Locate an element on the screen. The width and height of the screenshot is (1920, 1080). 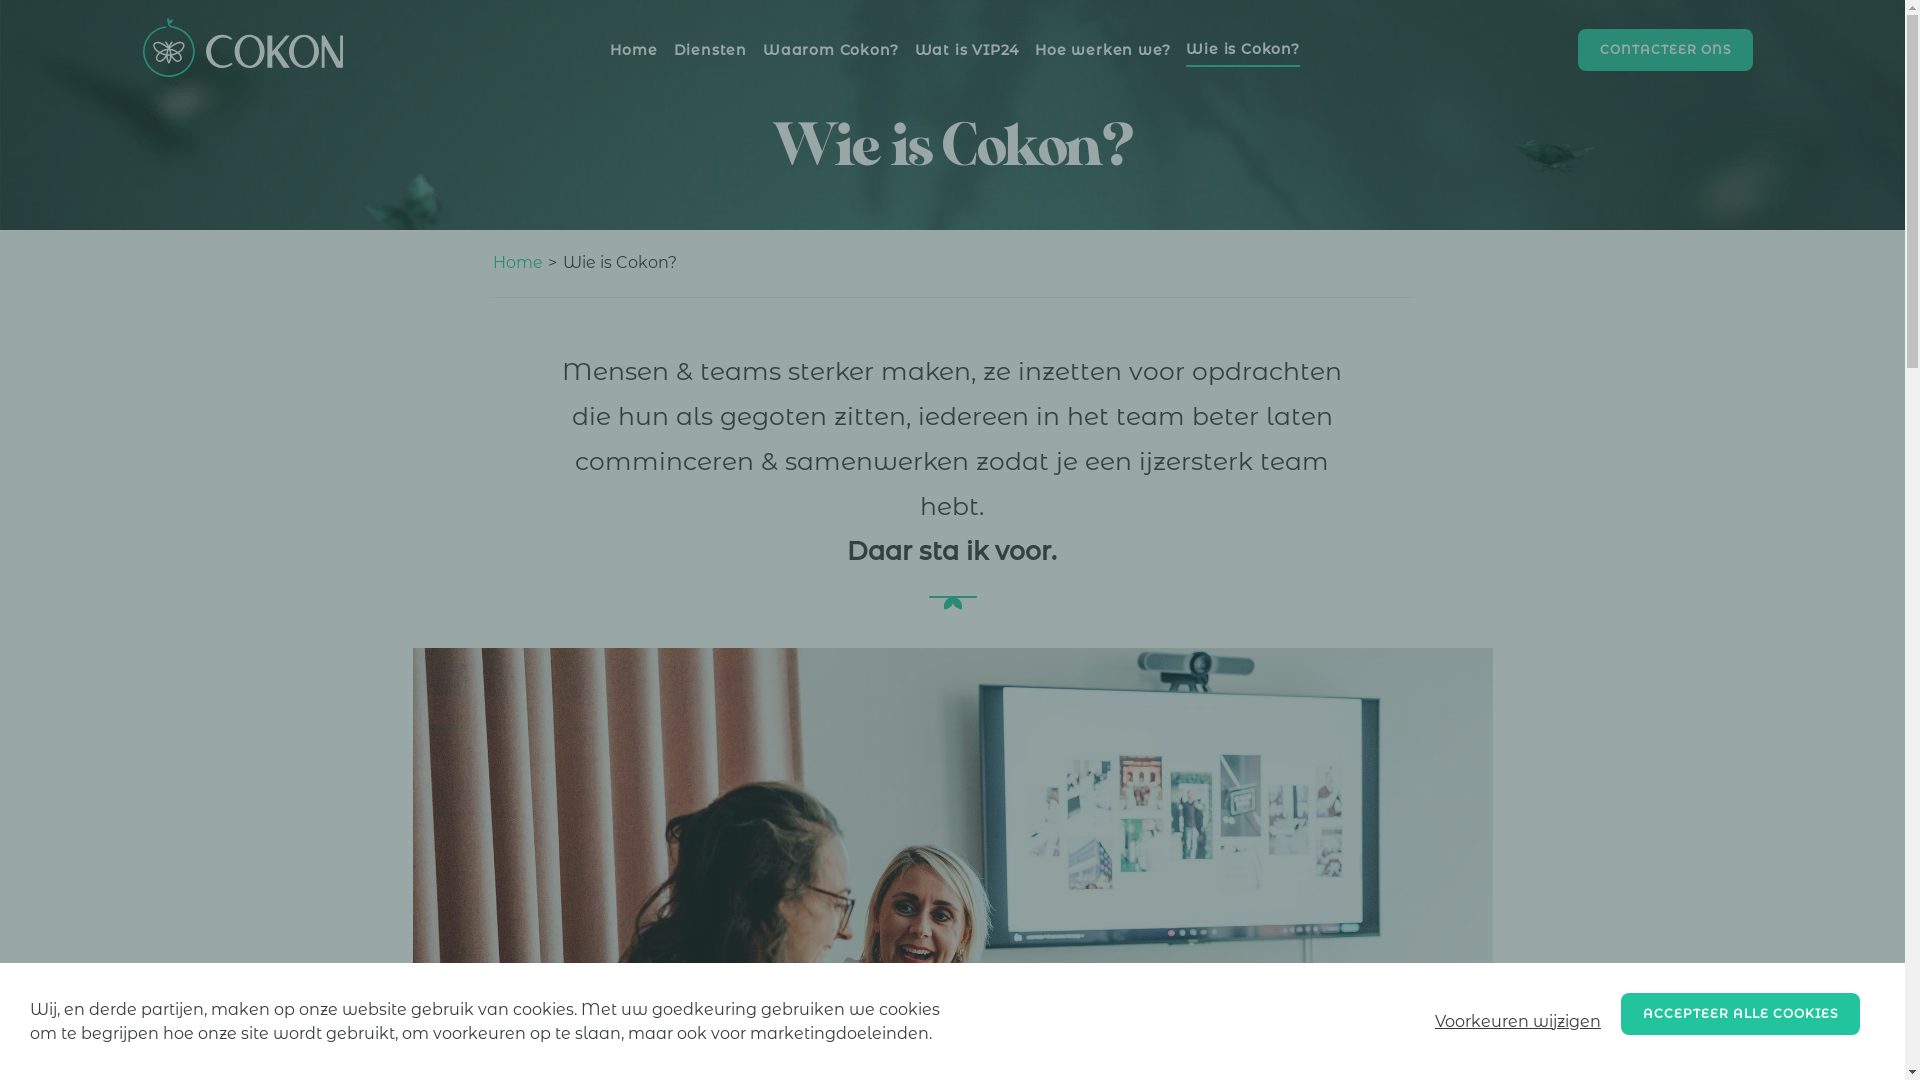
'Diensten' is located at coordinates (673, 48).